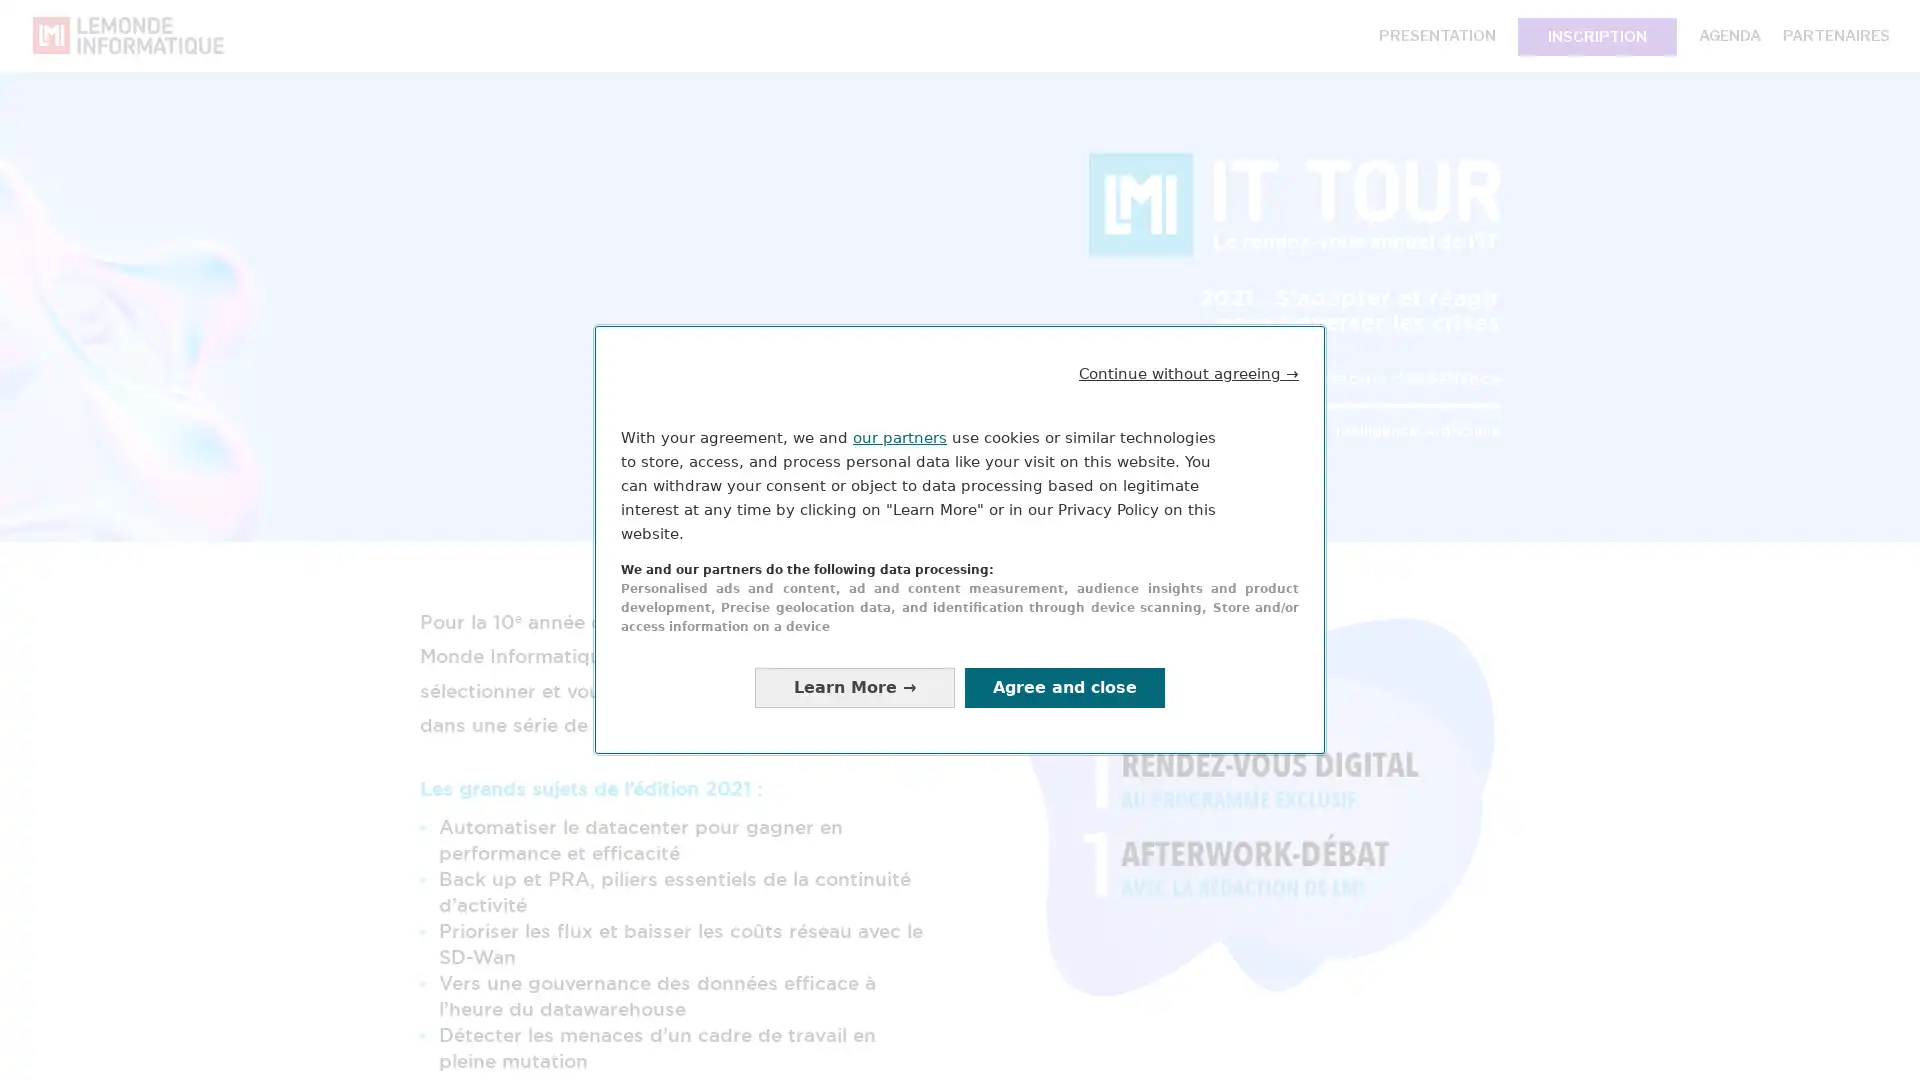 This screenshot has height=1080, width=1920. Describe the element at coordinates (854, 686) in the screenshot. I see `Configure your consents` at that location.